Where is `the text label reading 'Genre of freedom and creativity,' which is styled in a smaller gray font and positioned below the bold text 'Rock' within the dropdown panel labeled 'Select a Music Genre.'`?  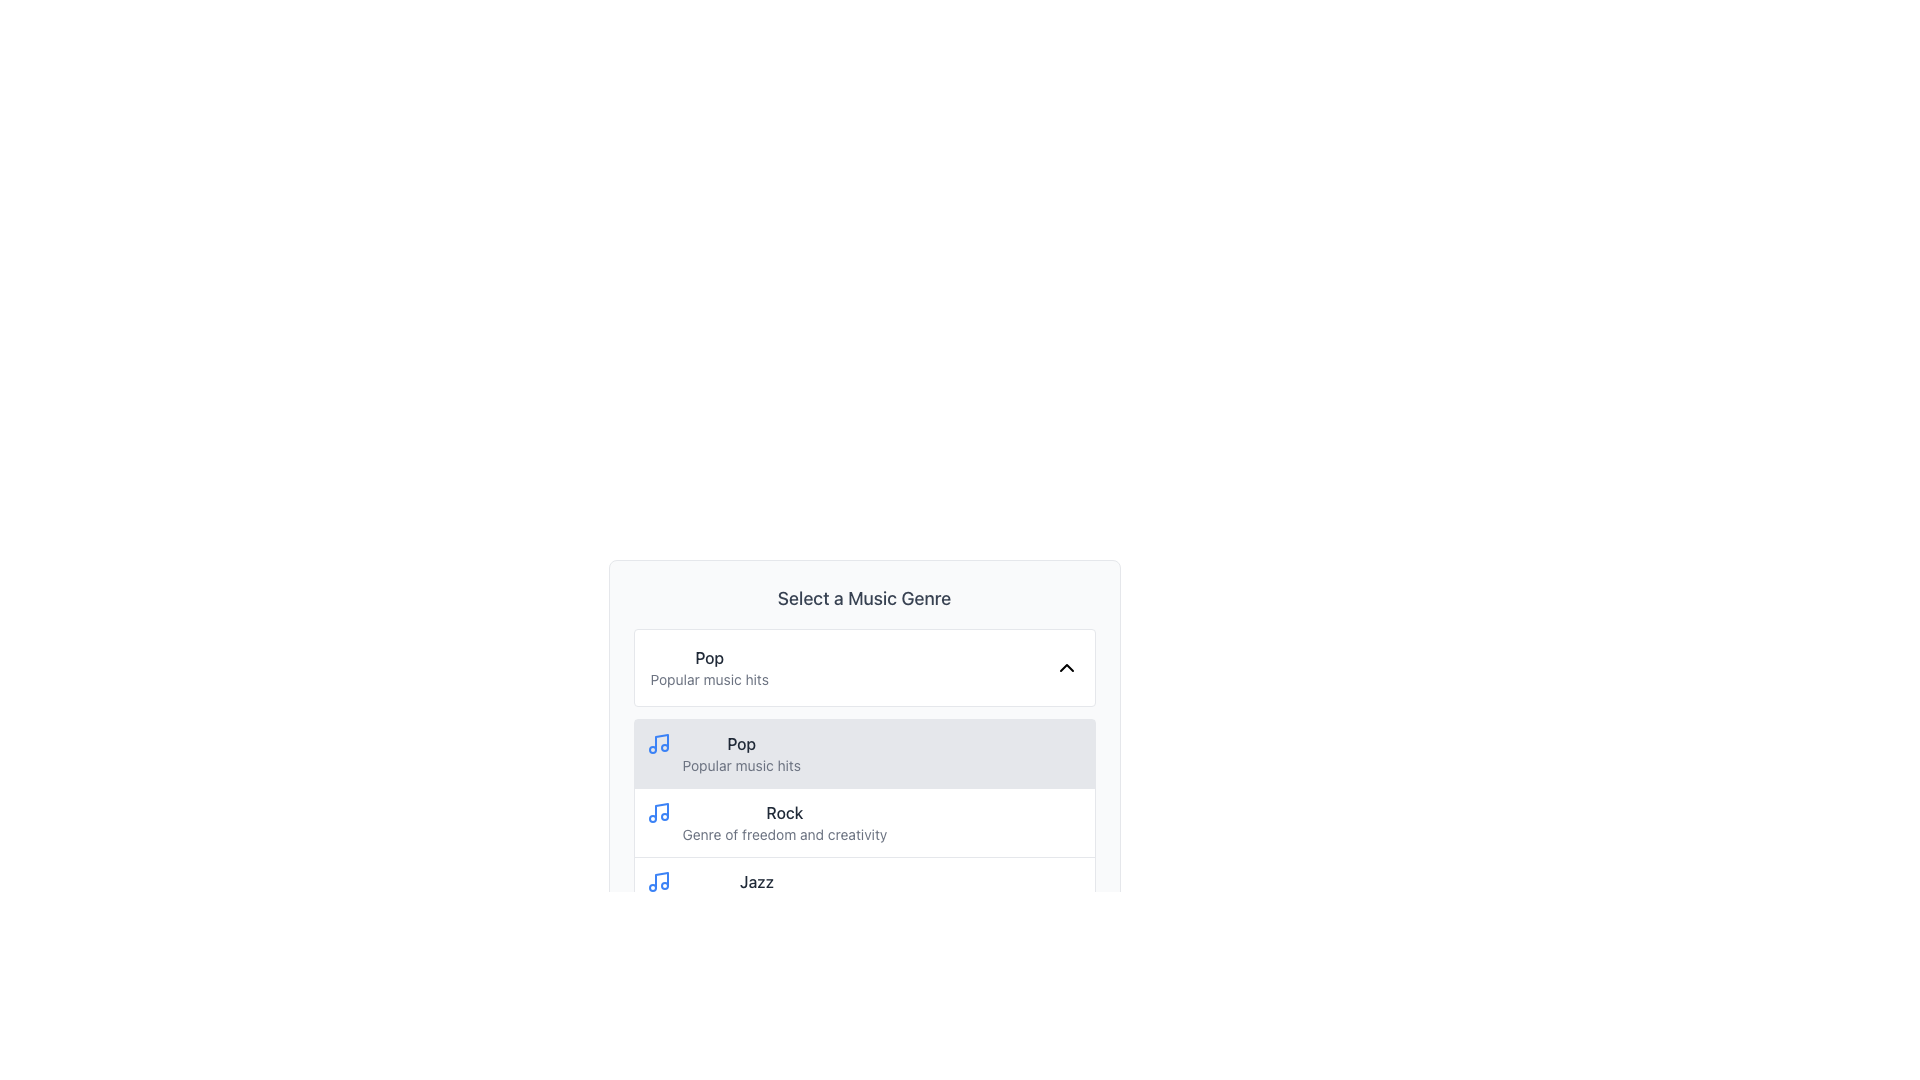
the text label reading 'Genre of freedom and creativity,' which is styled in a smaller gray font and positioned below the bold text 'Rock' within the dropdown panel labeled 'Select a Music Genre.' is located at coordinates (783, 834).